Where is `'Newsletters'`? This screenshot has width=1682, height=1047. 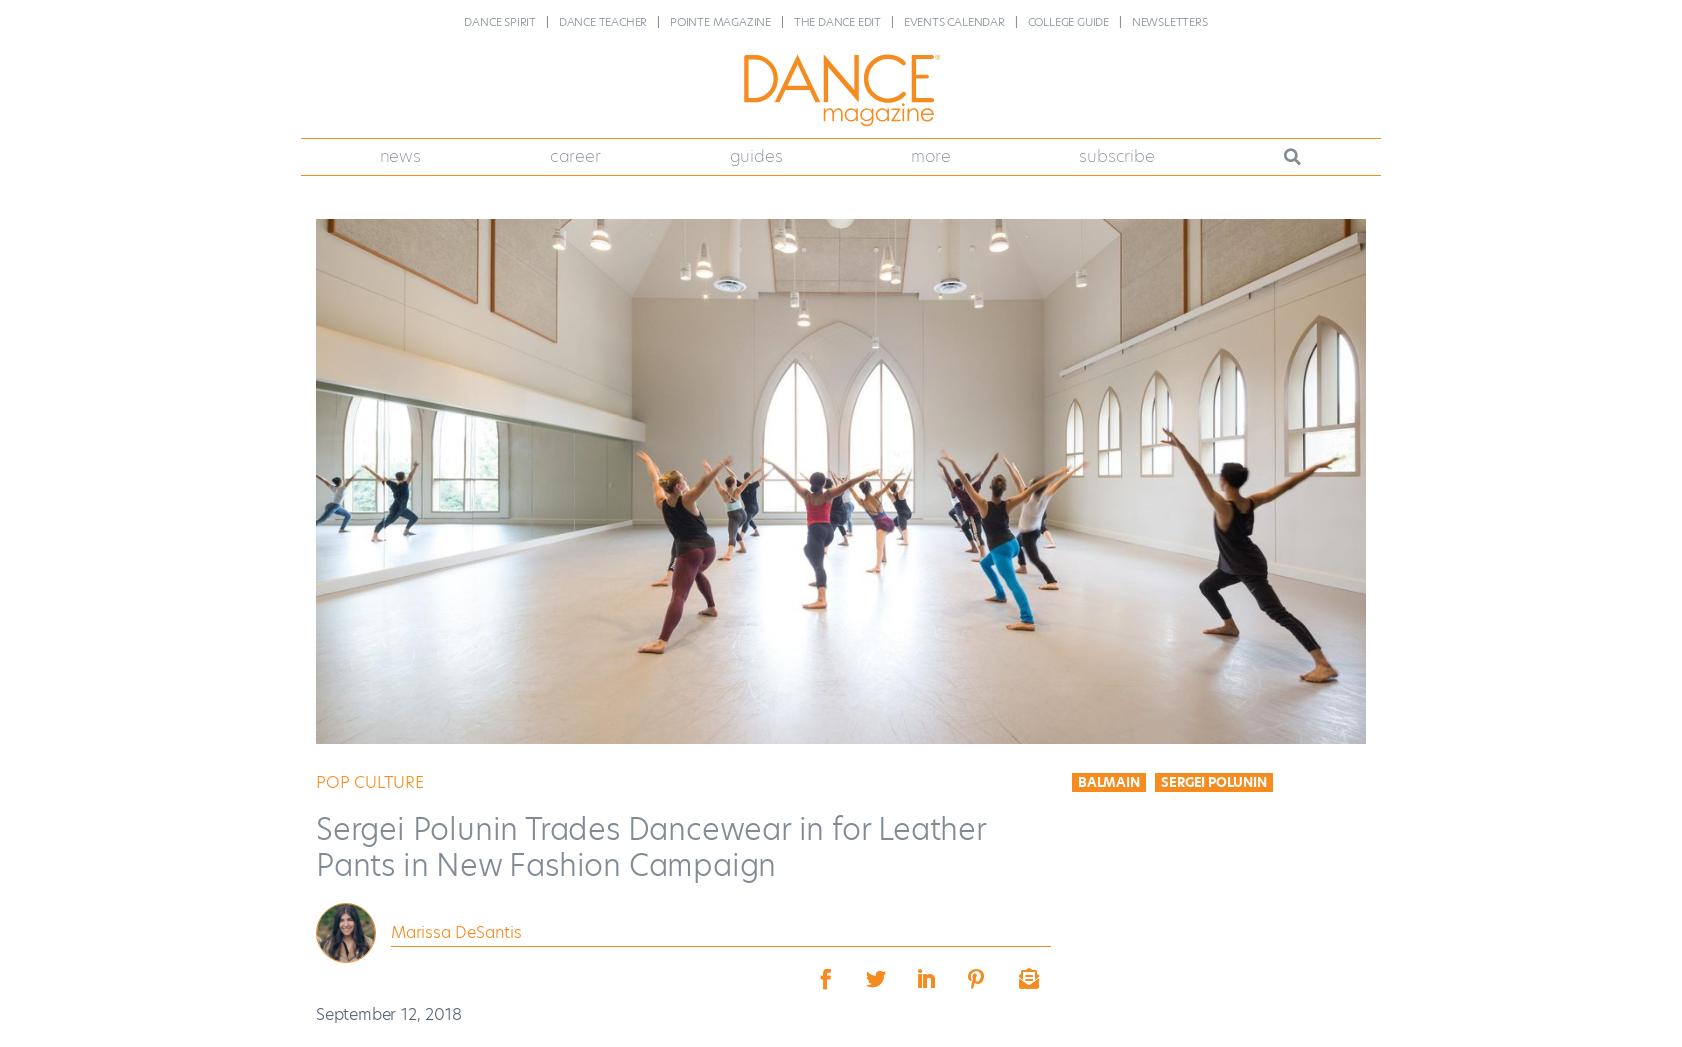 'Newsletters' is located at coordinates (1167, 20).